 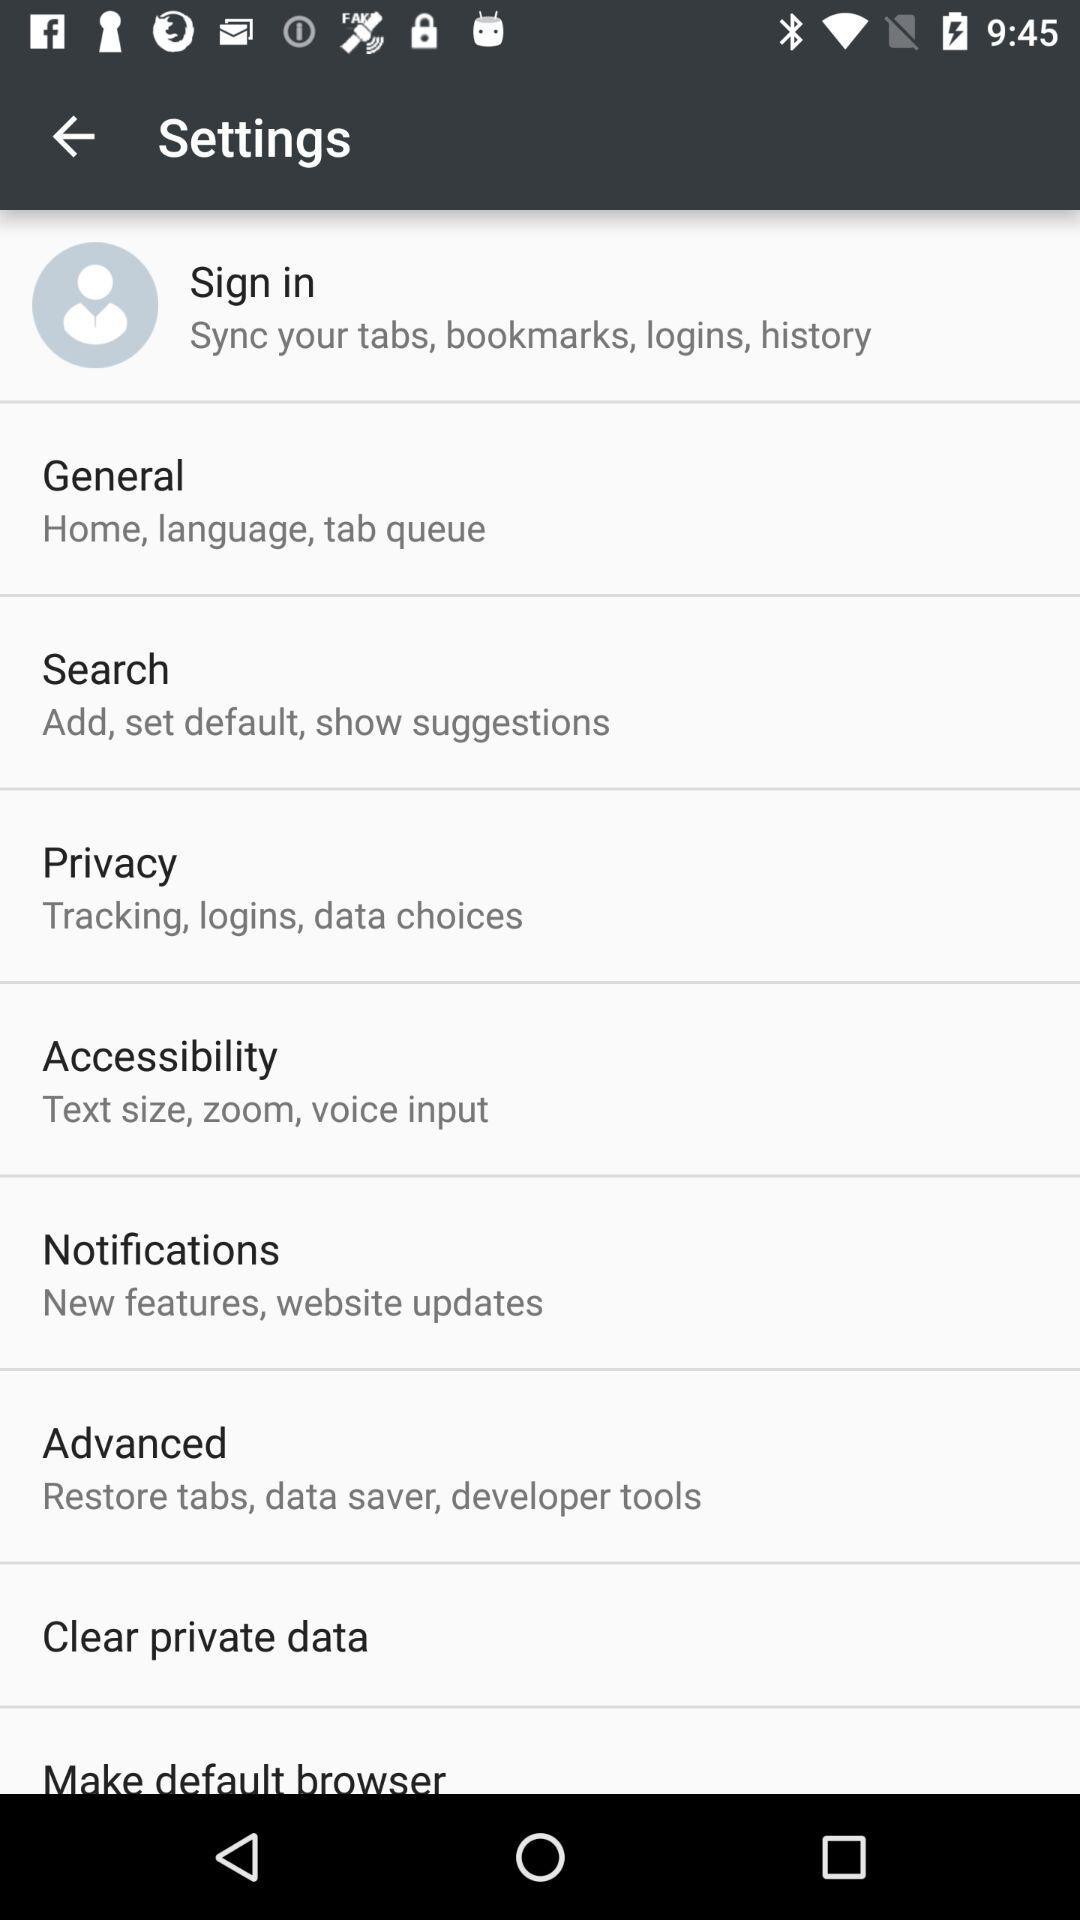 What do you see at coordinates (159, 1053) in the screenshot?
I see `the icon above the text size zoom item` at bounding box center [159, 1053].